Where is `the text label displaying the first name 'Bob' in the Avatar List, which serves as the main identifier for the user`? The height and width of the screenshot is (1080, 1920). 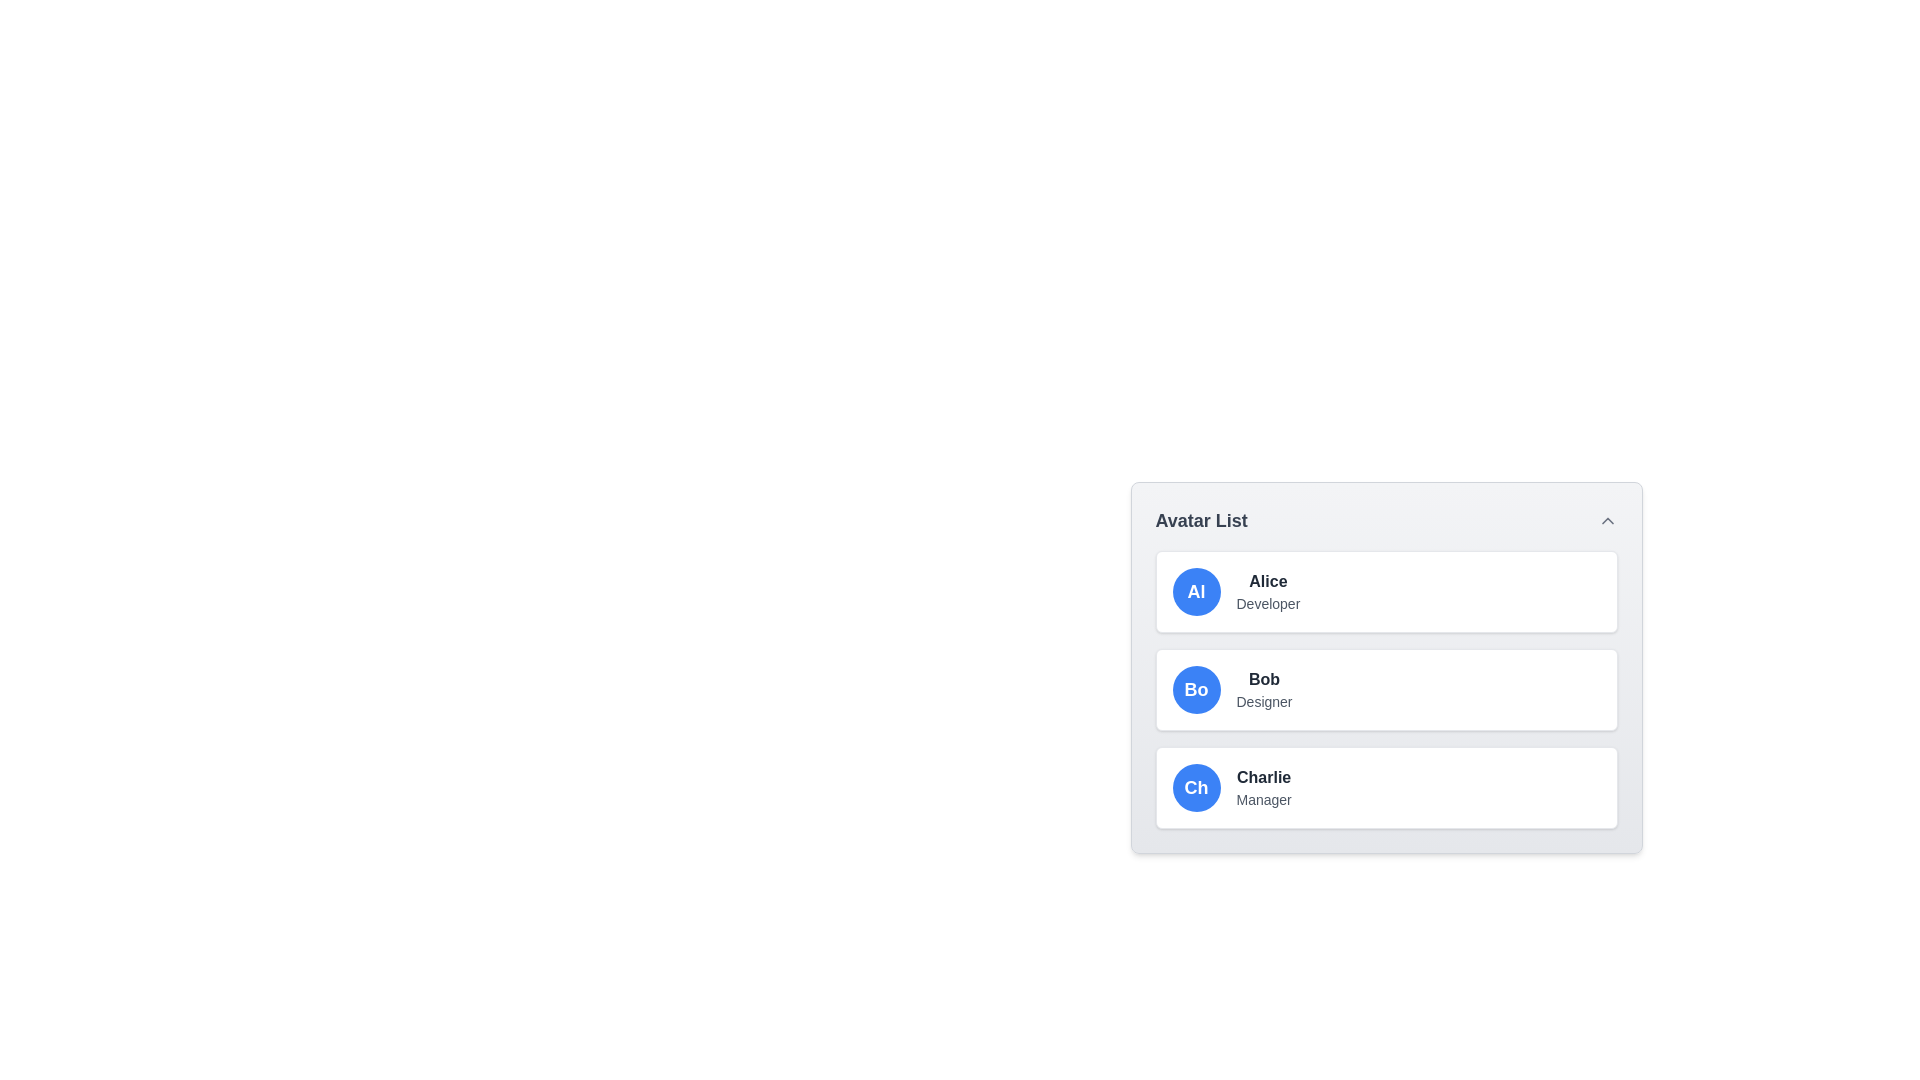
the text label displaying the first name 'Bob' in the Avatar List, which serves as the main identifier for the user is located at coordinates (1263, 678).